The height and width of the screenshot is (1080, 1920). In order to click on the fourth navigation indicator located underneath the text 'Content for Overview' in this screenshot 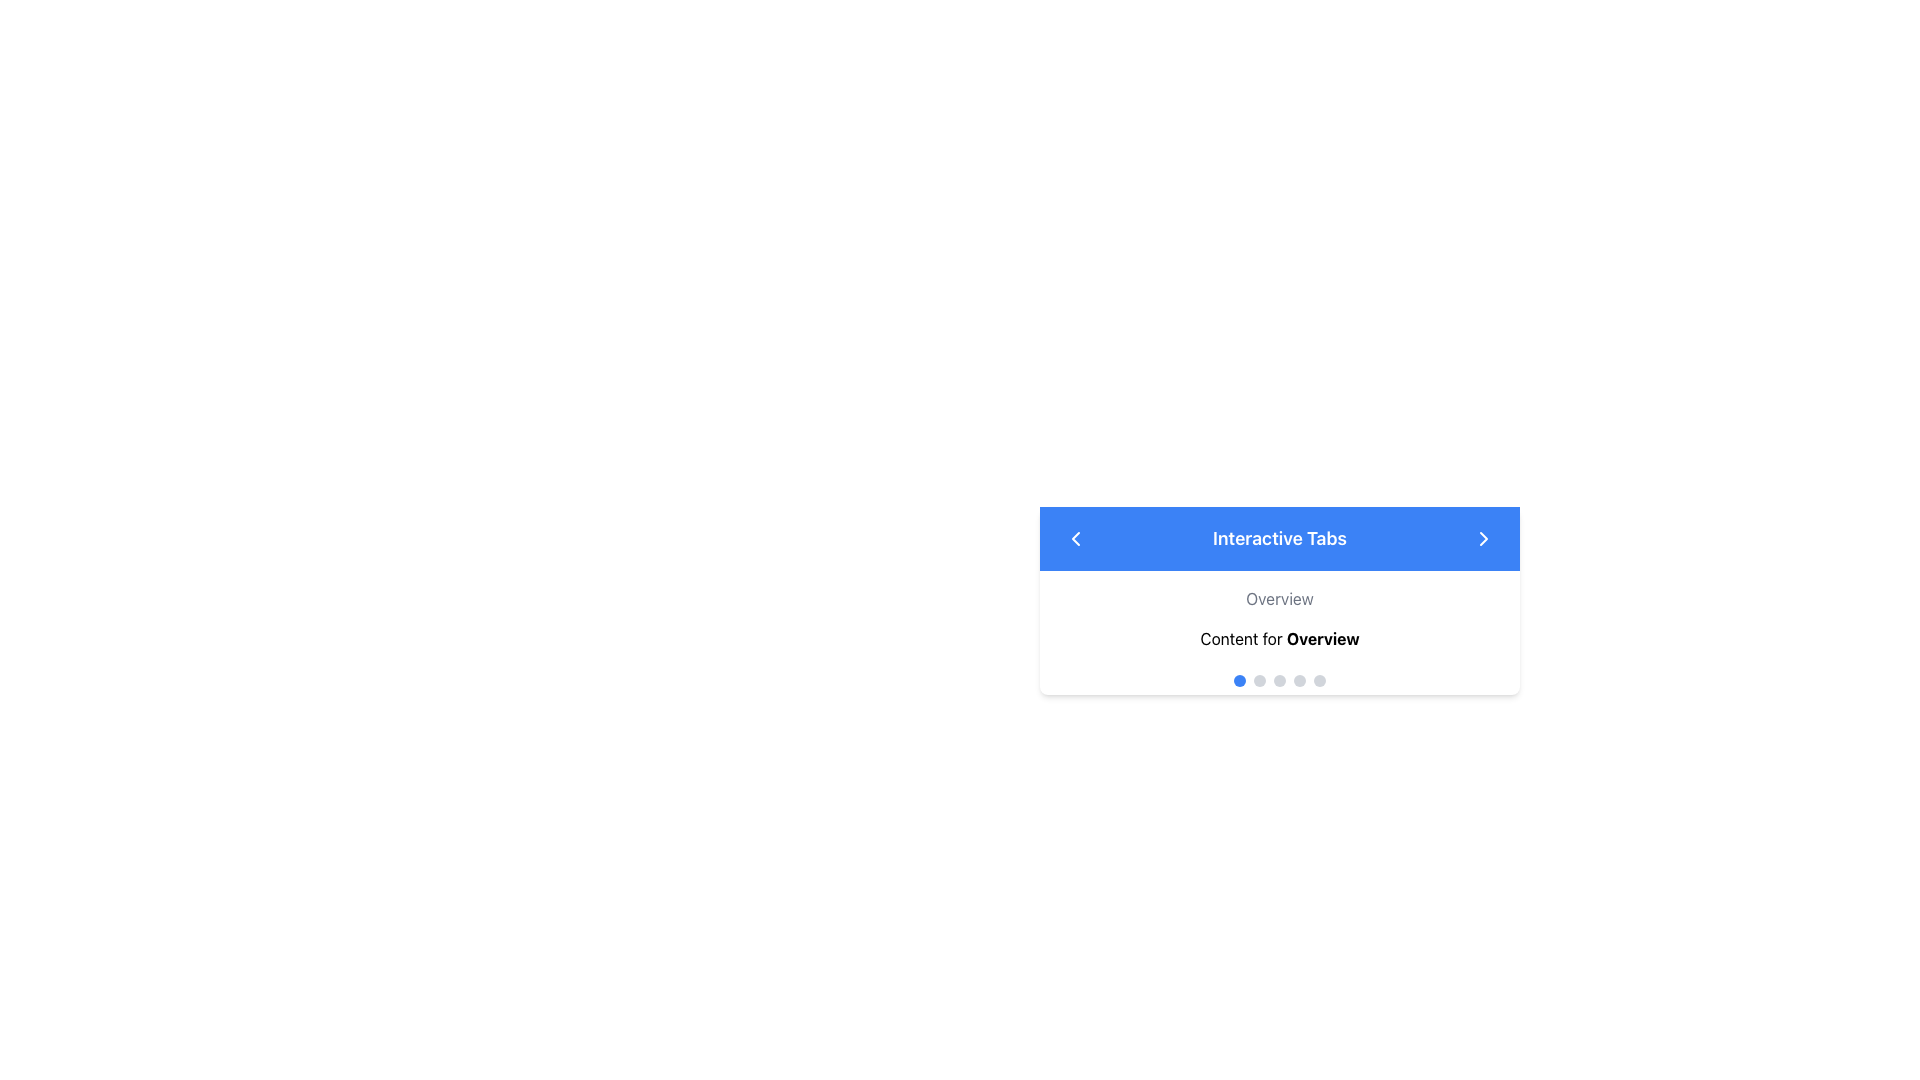, I will do `click(1300, 680)`.